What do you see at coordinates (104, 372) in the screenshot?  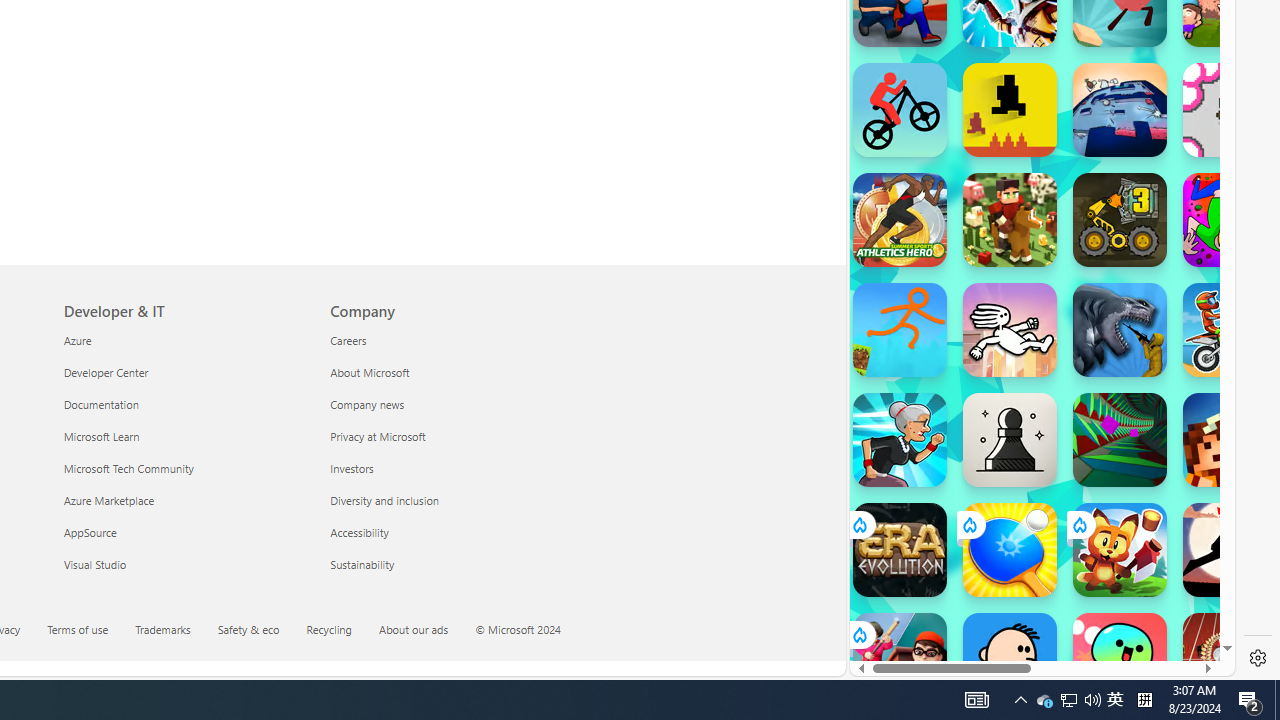 I see `'Developer Center Developer & IT'` at bounding box center [104, 372].